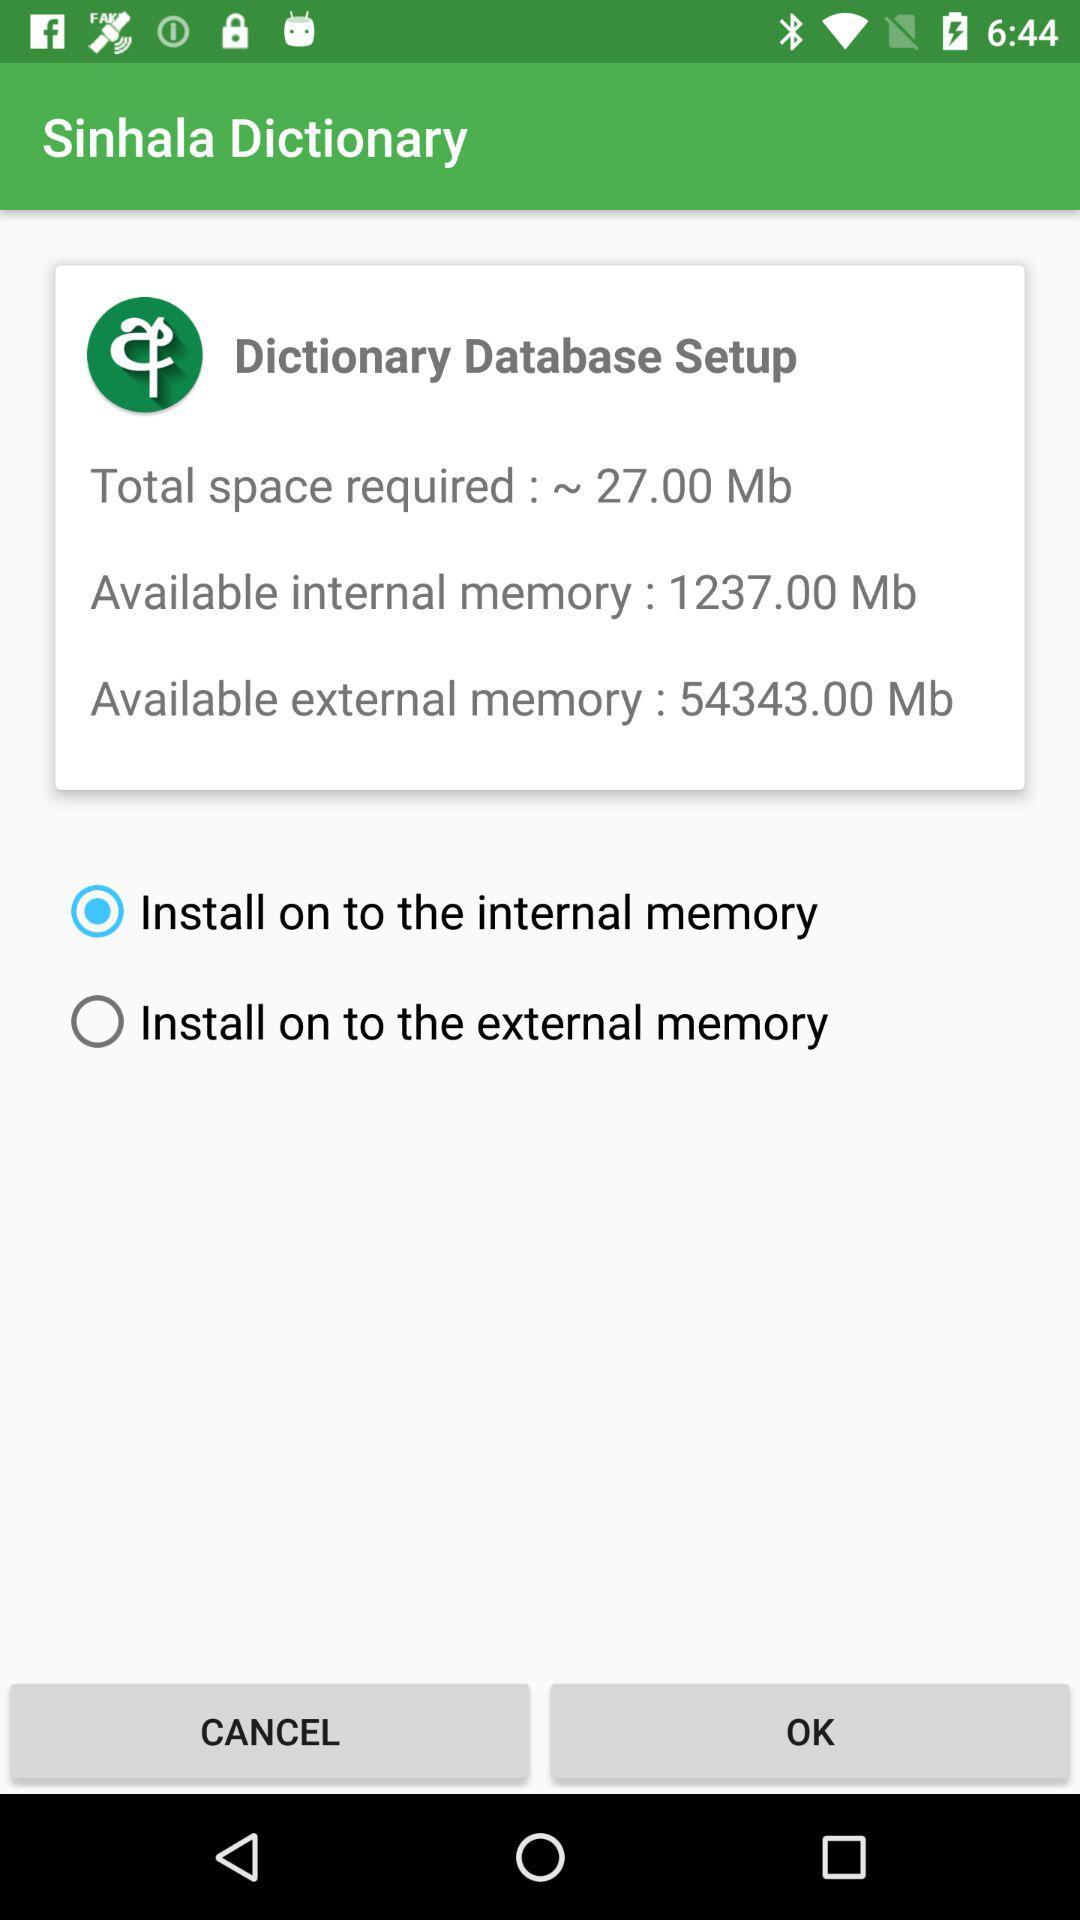  I want to click on the cancel at the bottom left corner, so click(270, 1730).